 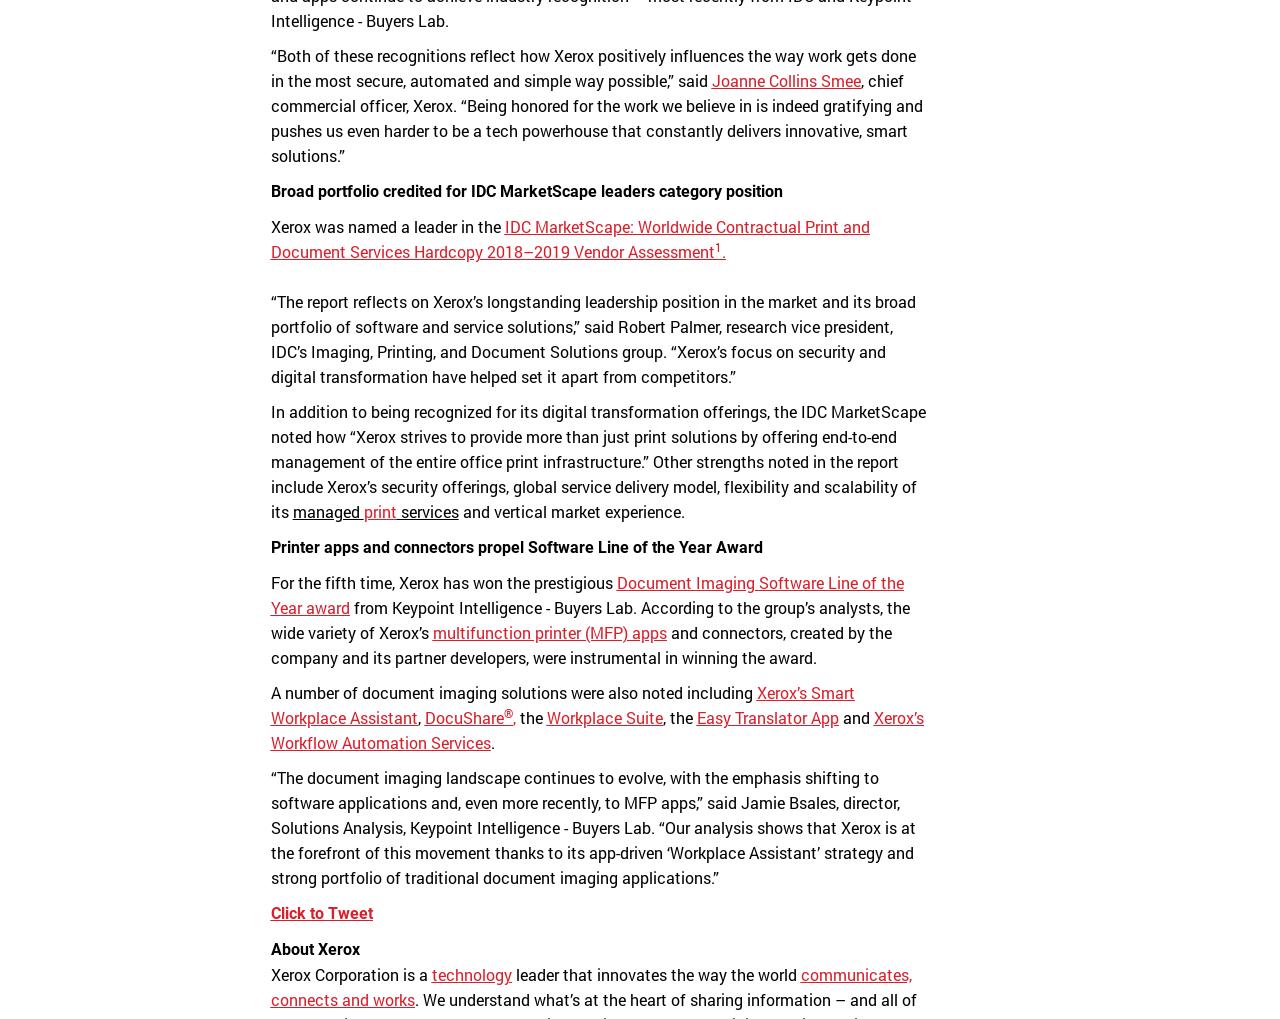 What do you see at coordinates (373, 547) in the screenshot?
I see `'Printer apps and connectors'` at bounding box center [373, 547].